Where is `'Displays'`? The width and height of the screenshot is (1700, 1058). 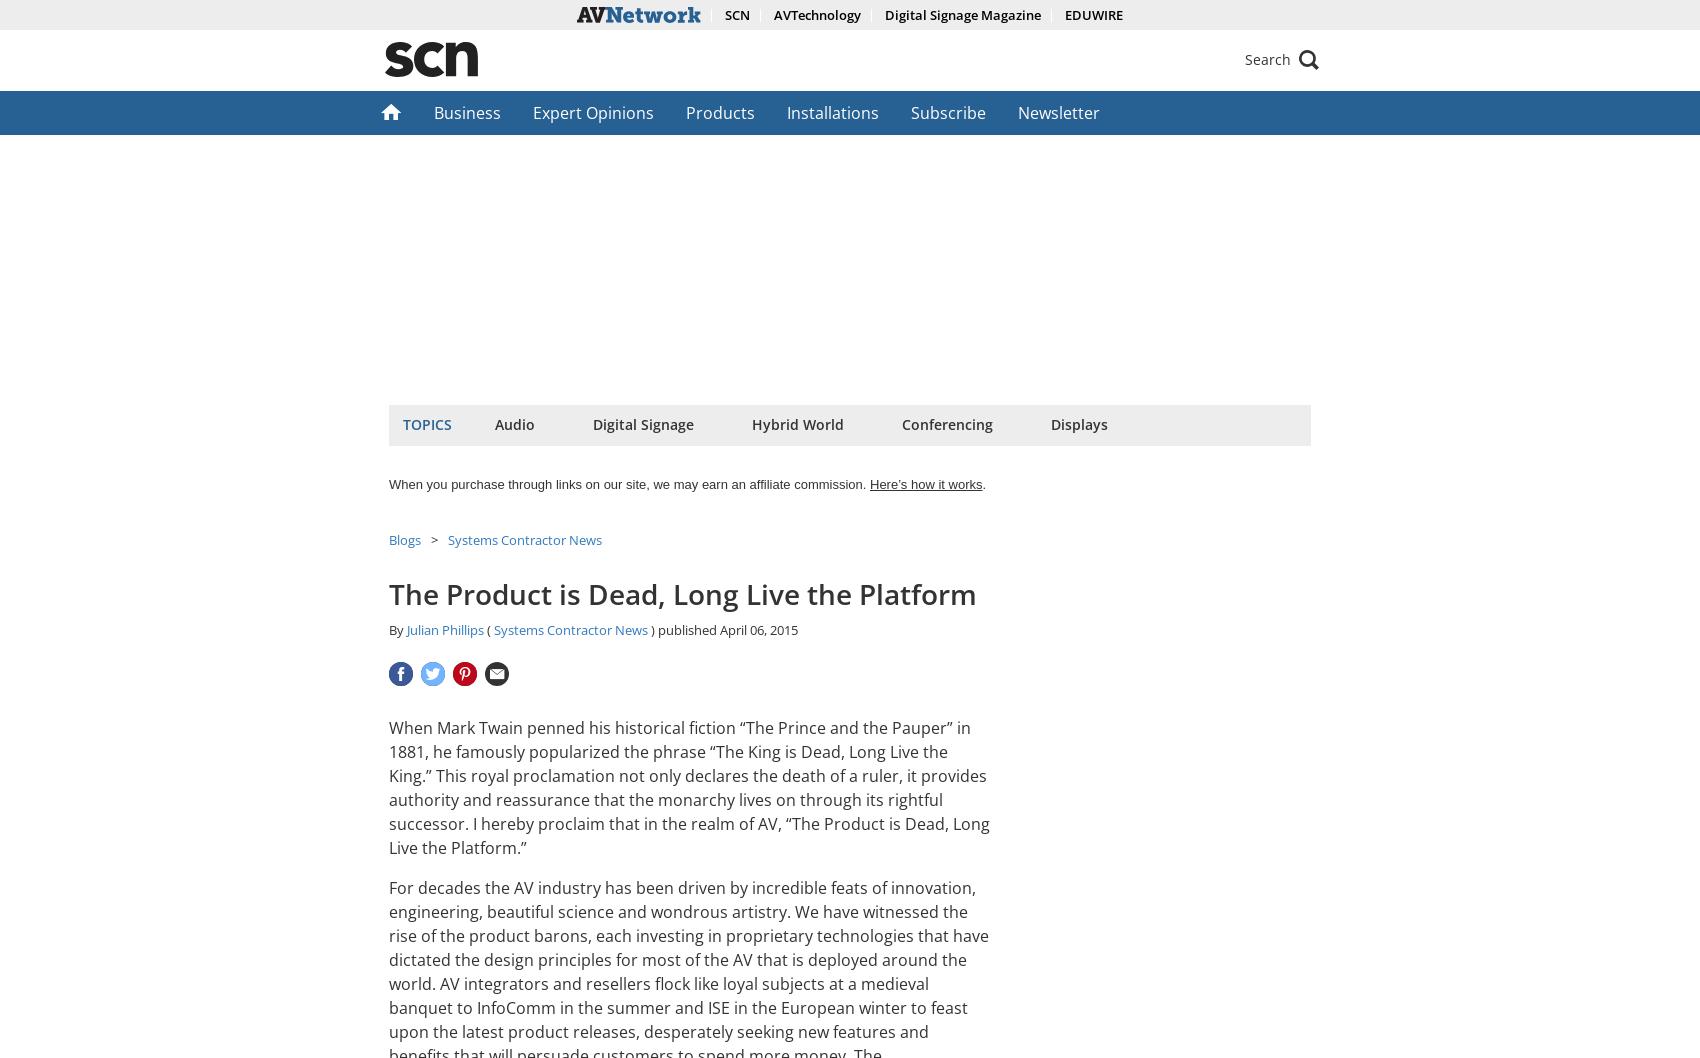
'Displays' is located at coordinates (1079, 424).